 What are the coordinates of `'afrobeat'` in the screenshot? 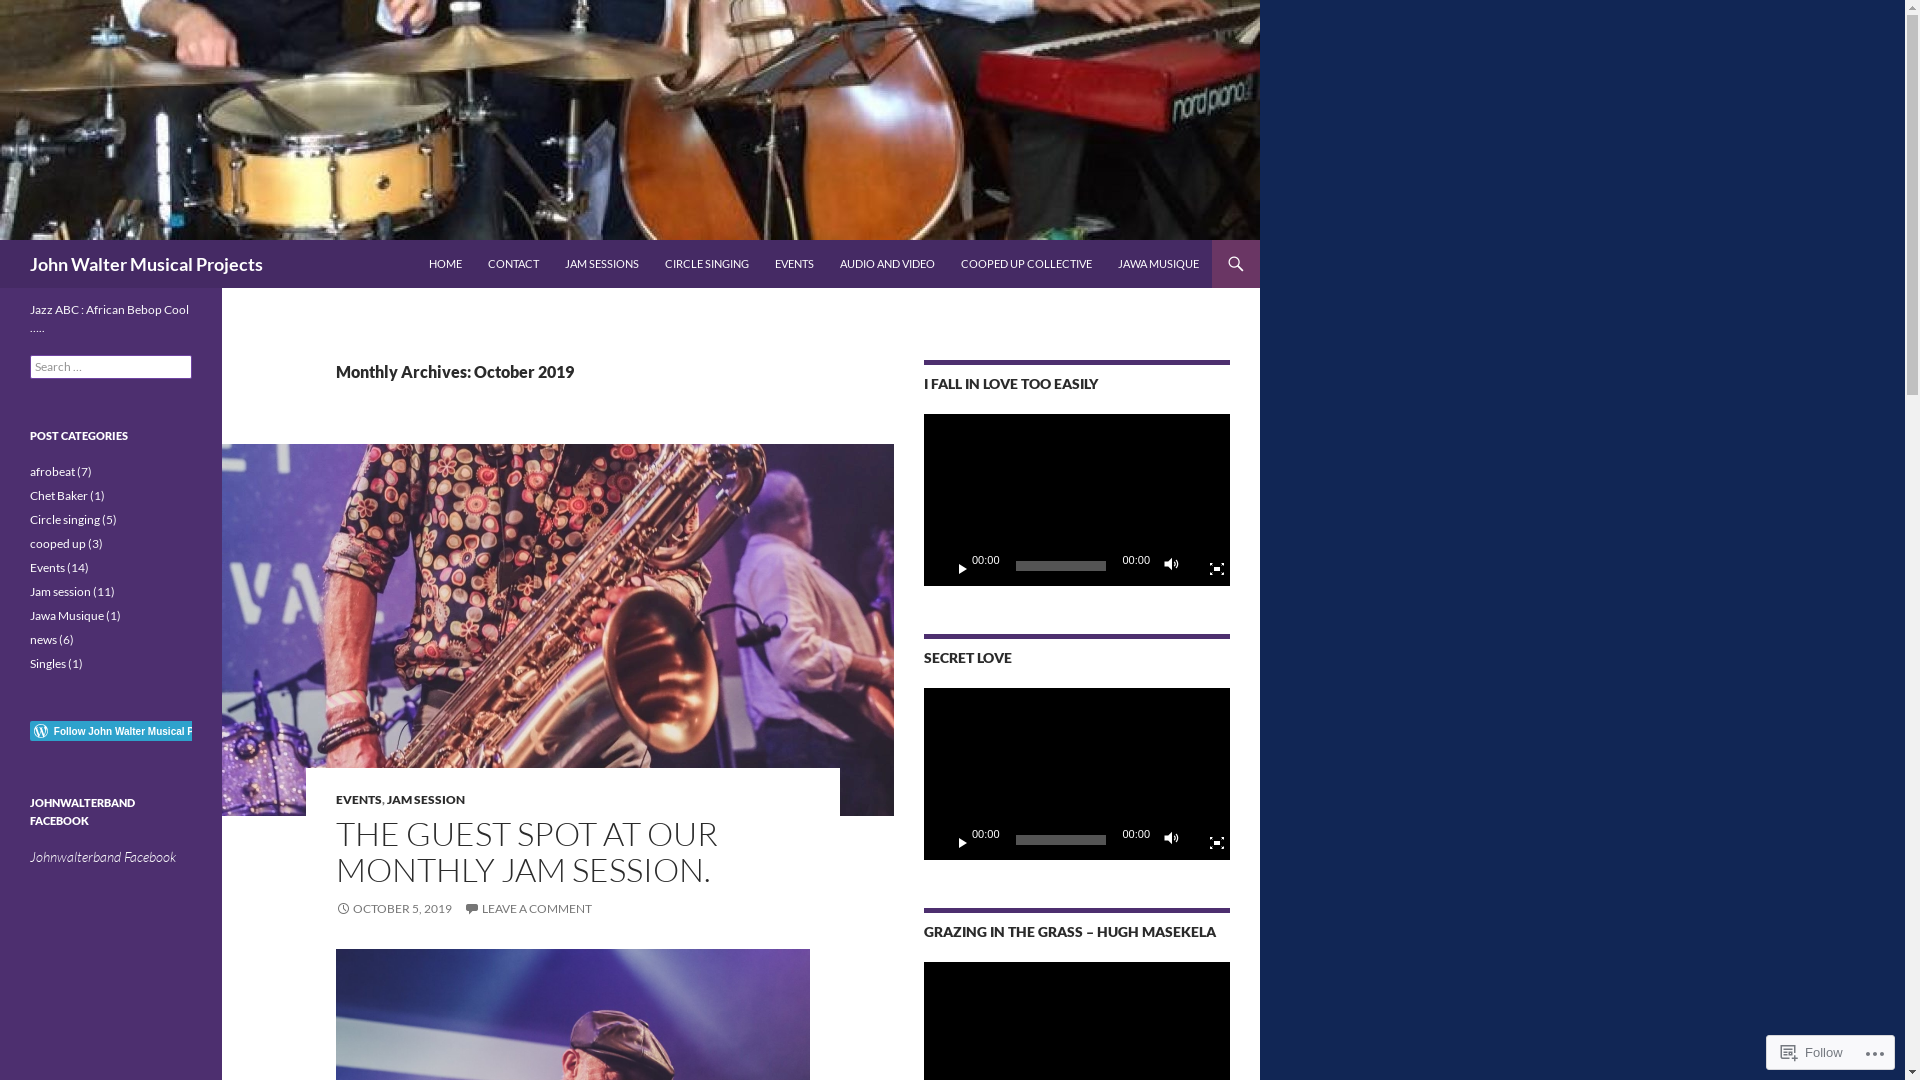 It's located at (52, 471).